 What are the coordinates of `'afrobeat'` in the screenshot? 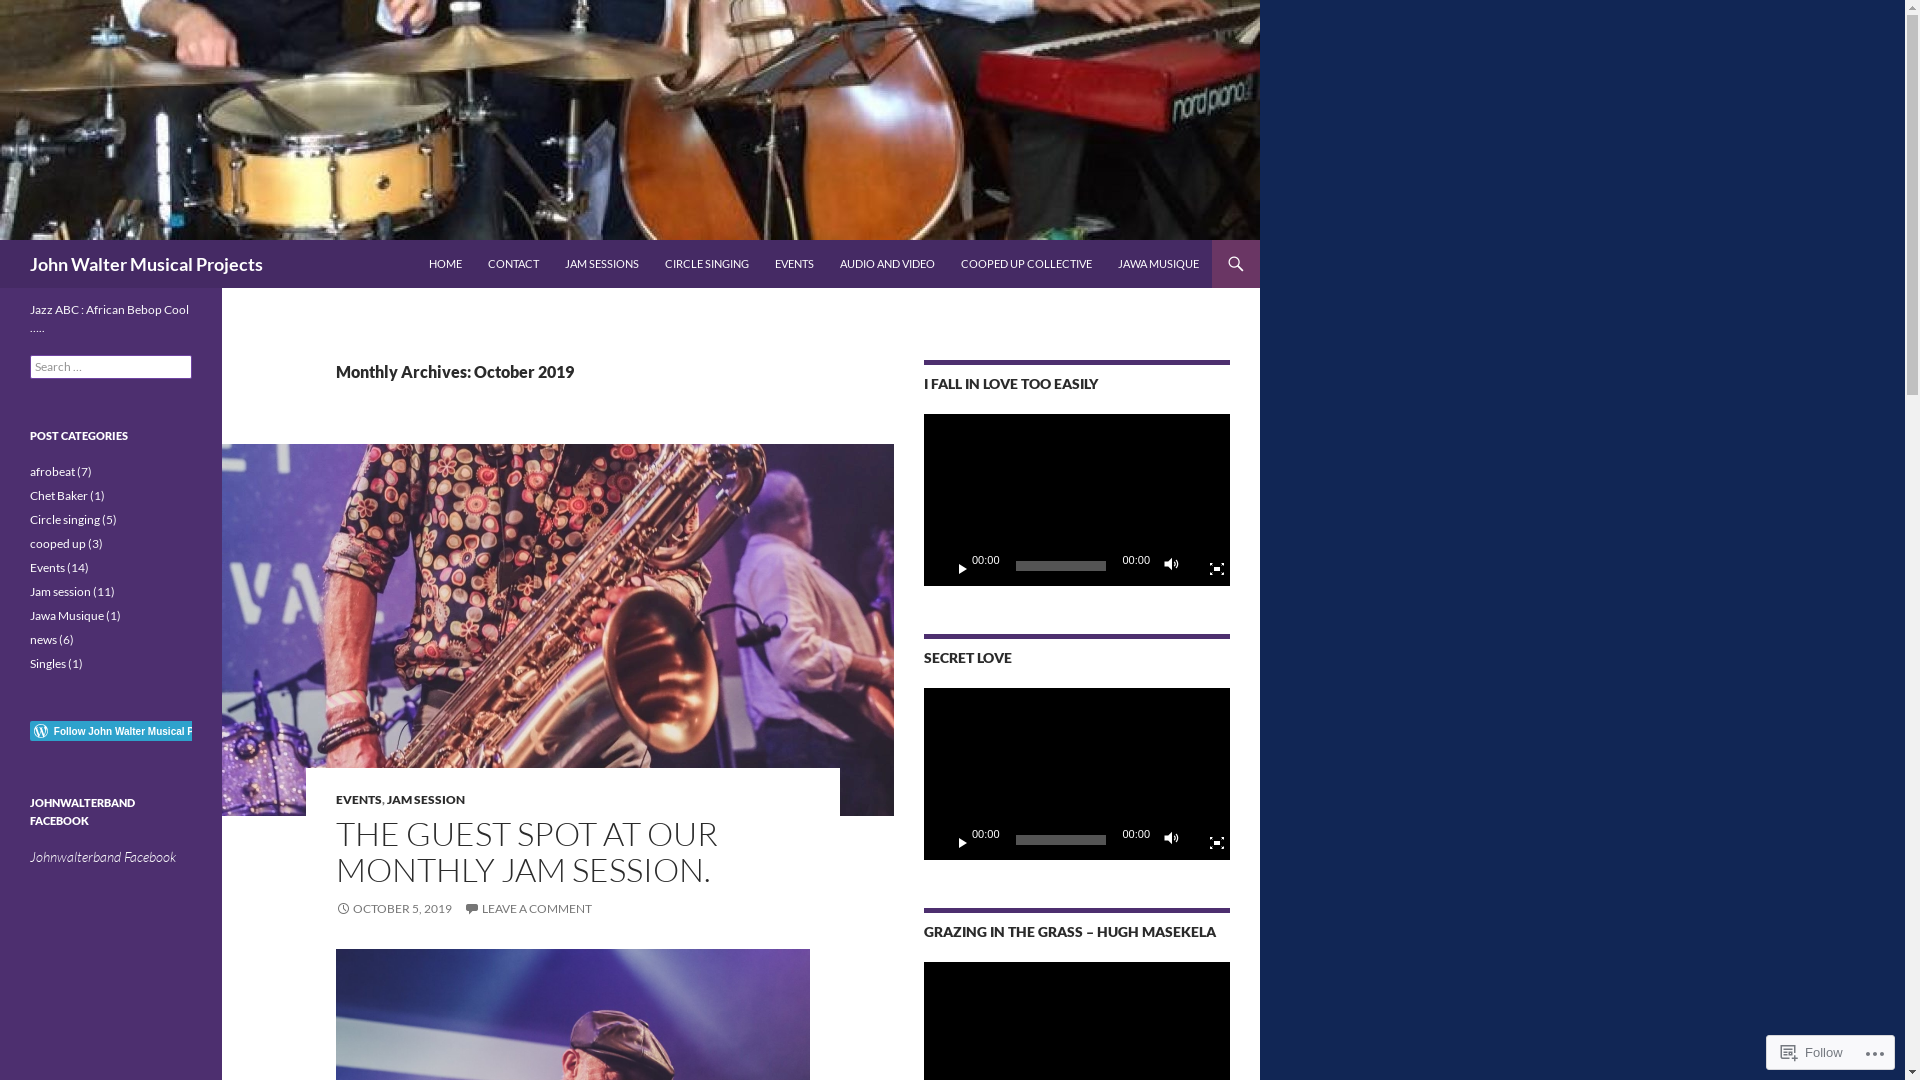 It's located at (52, 471).